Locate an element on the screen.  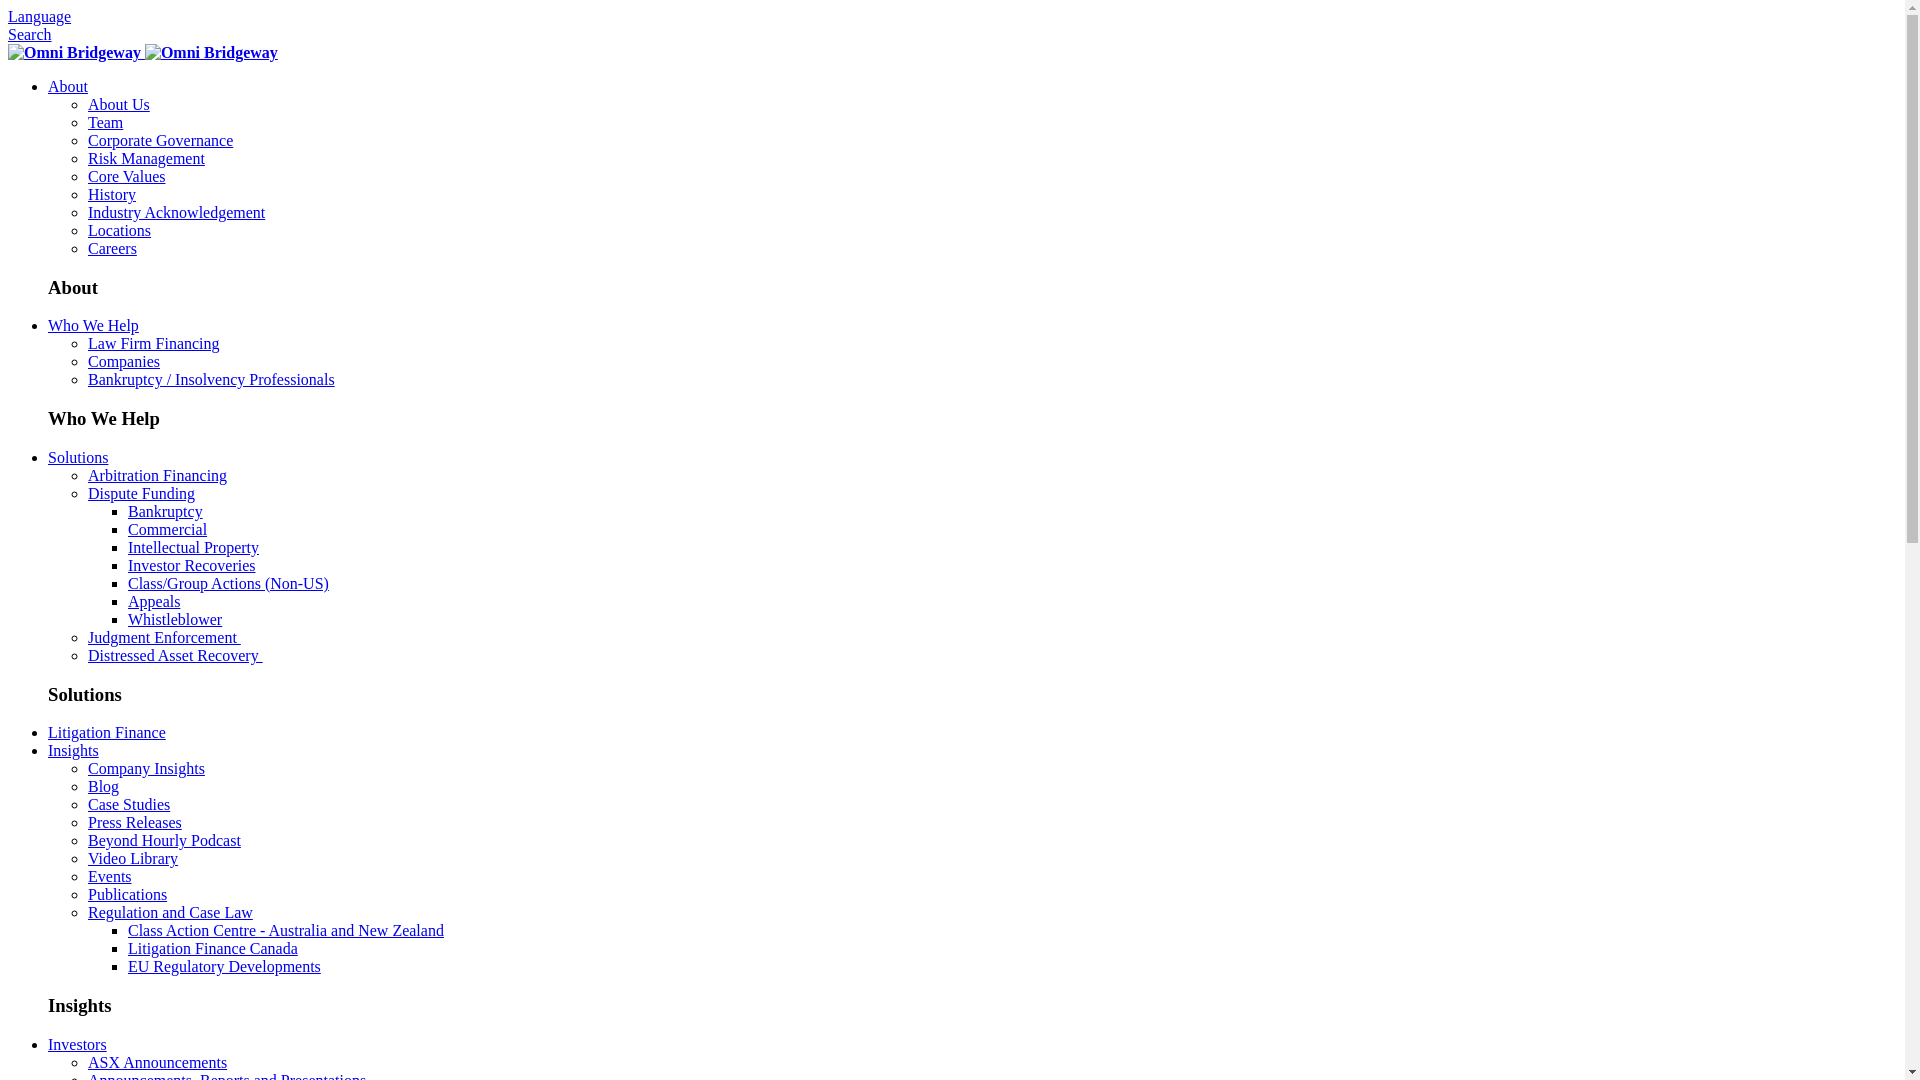
'Solutions' is located at coordinates (77, 457).